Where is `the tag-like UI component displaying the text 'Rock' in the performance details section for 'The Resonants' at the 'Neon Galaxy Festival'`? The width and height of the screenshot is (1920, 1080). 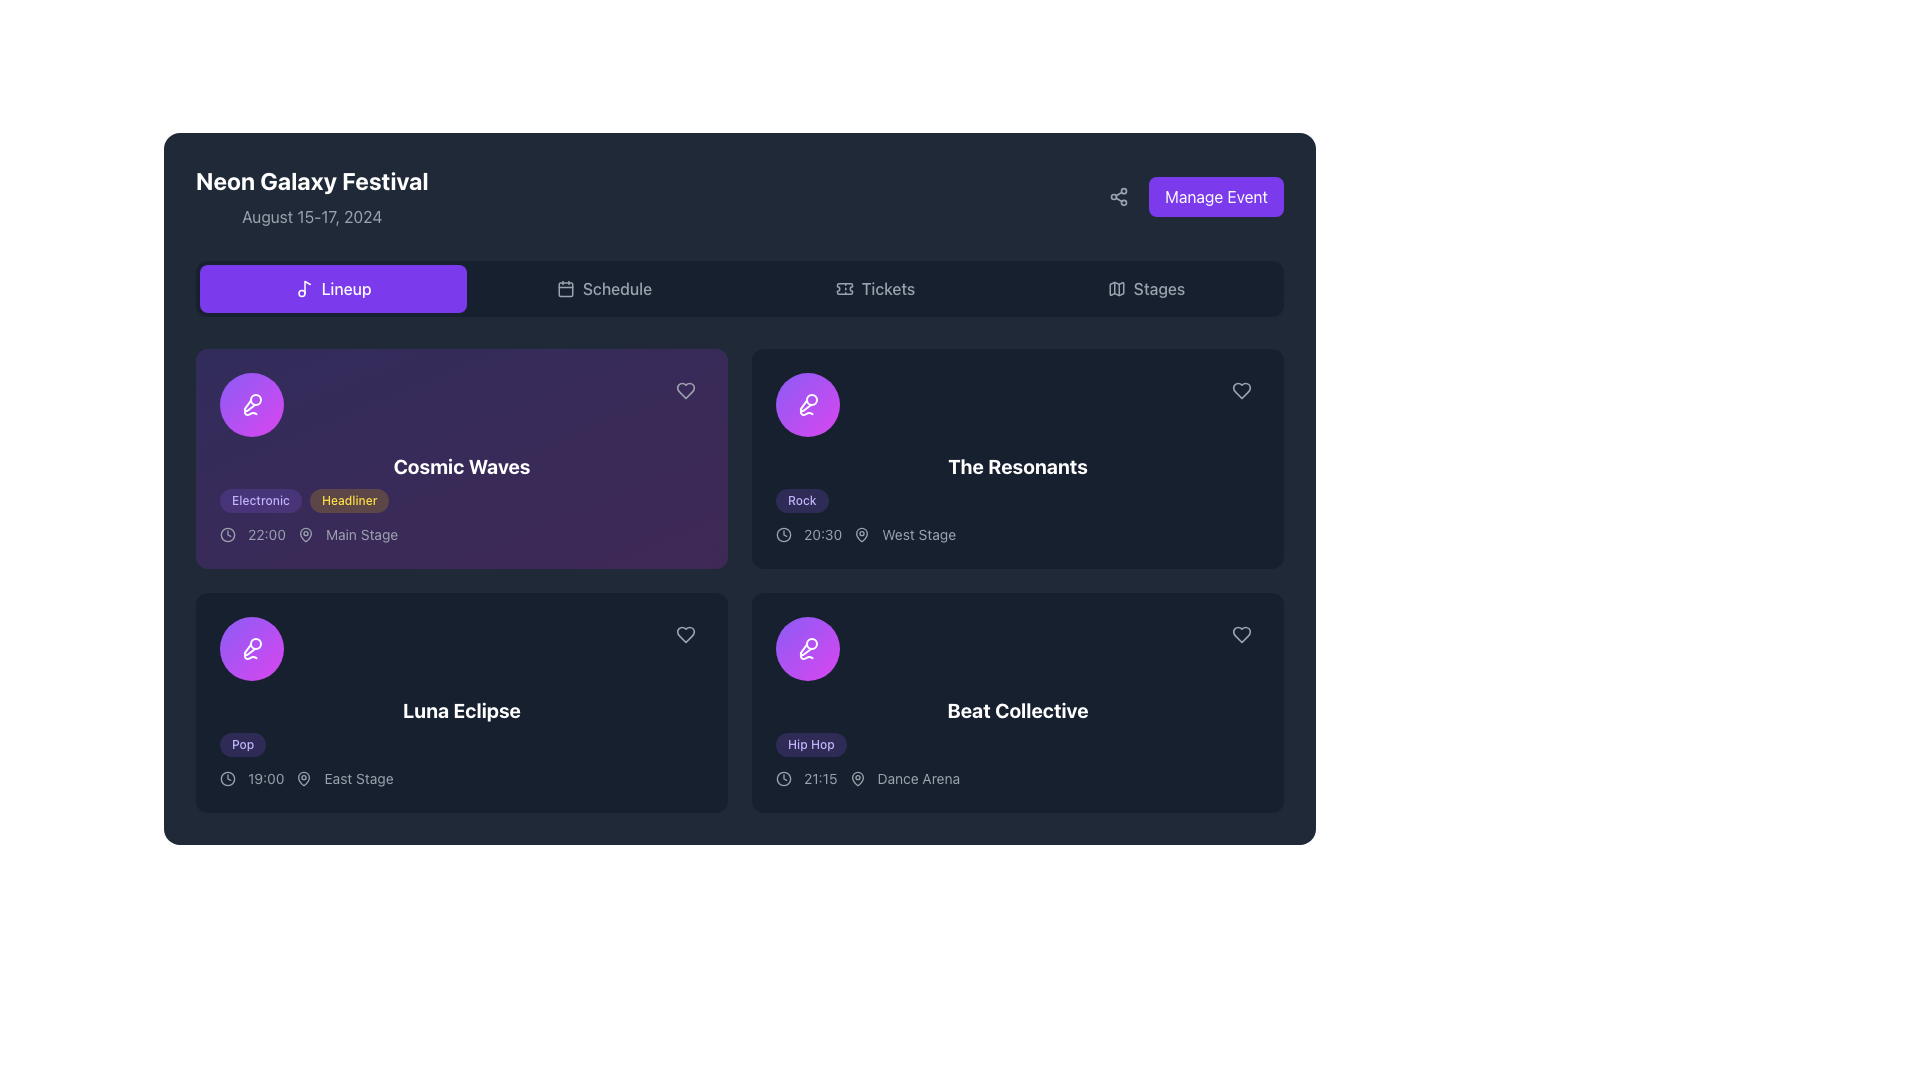
the tag-like UI component displaying the text 'Rock' in the performance details section for 'The Resonants' at the 'Neon Galaxy Festival' is located at coordinates (802, 500).